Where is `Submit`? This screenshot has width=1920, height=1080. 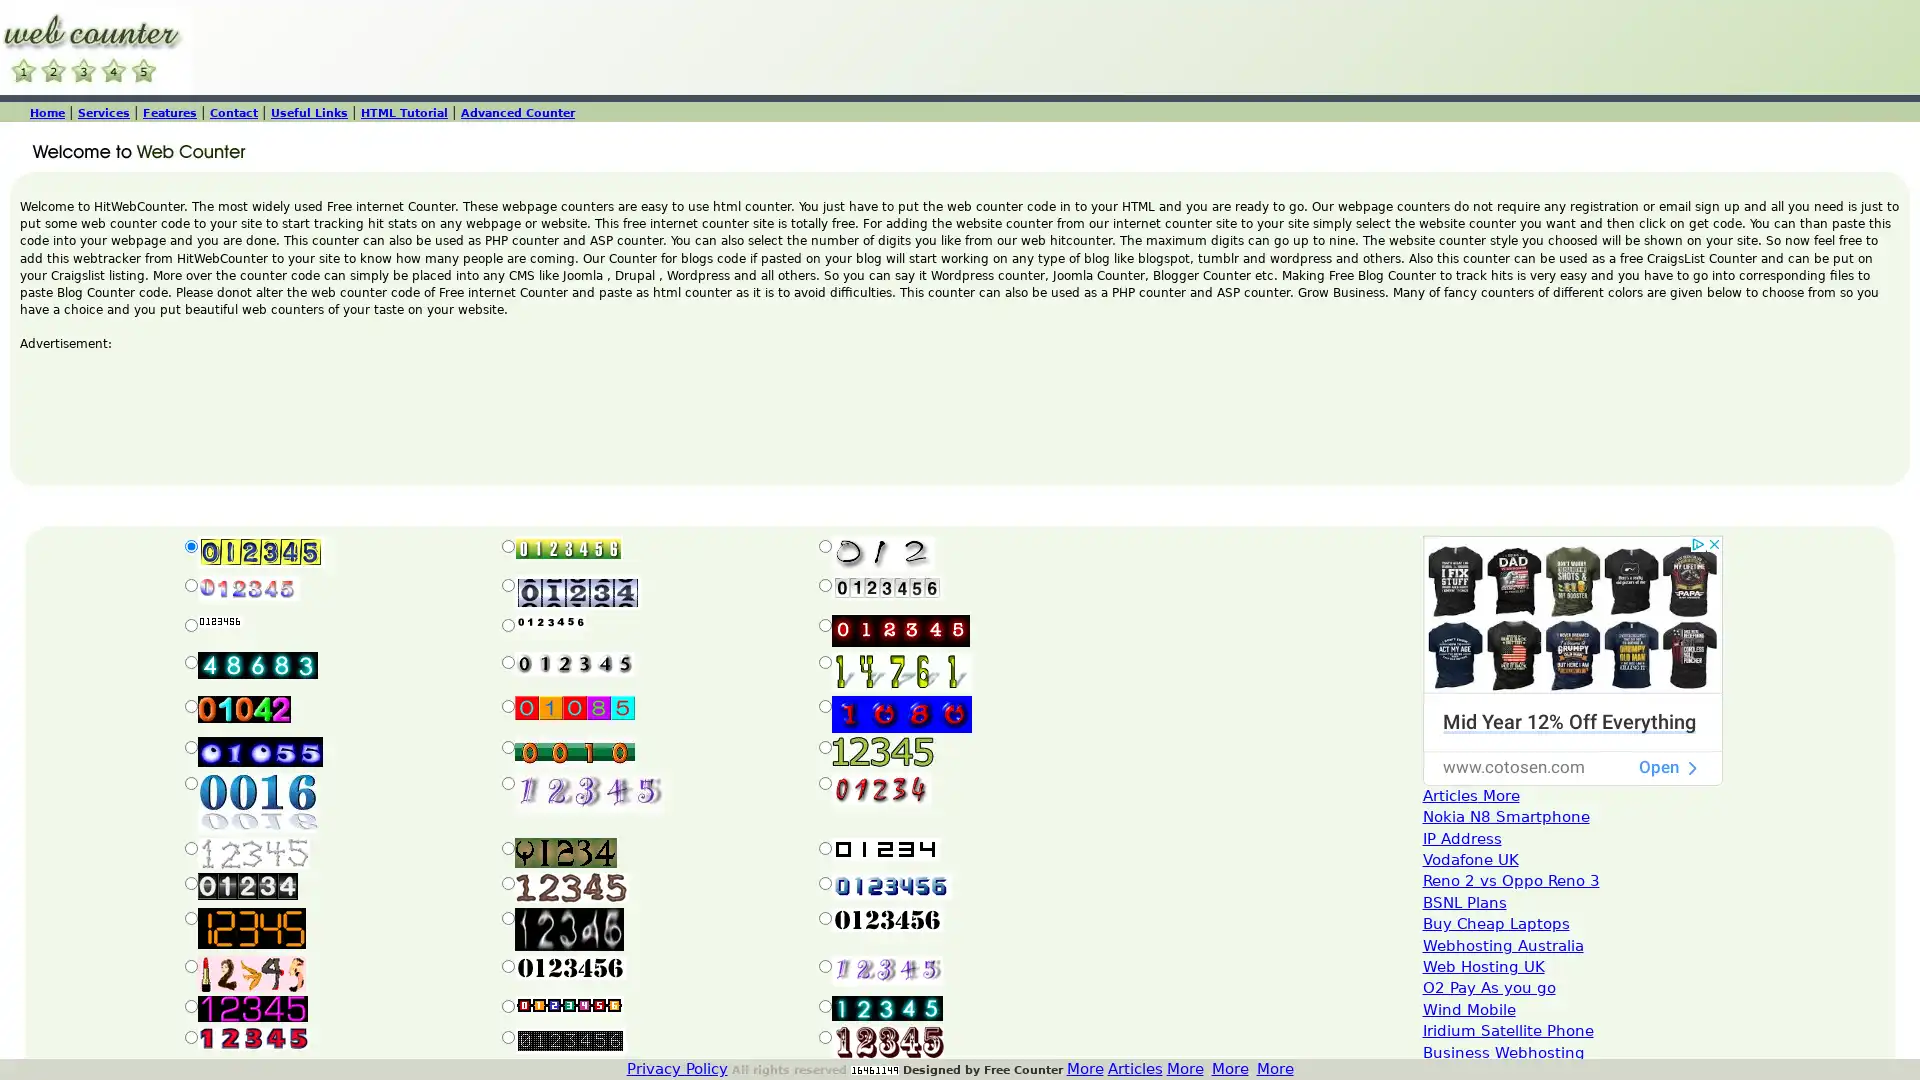 Submit is located at coordinates (259, 752).